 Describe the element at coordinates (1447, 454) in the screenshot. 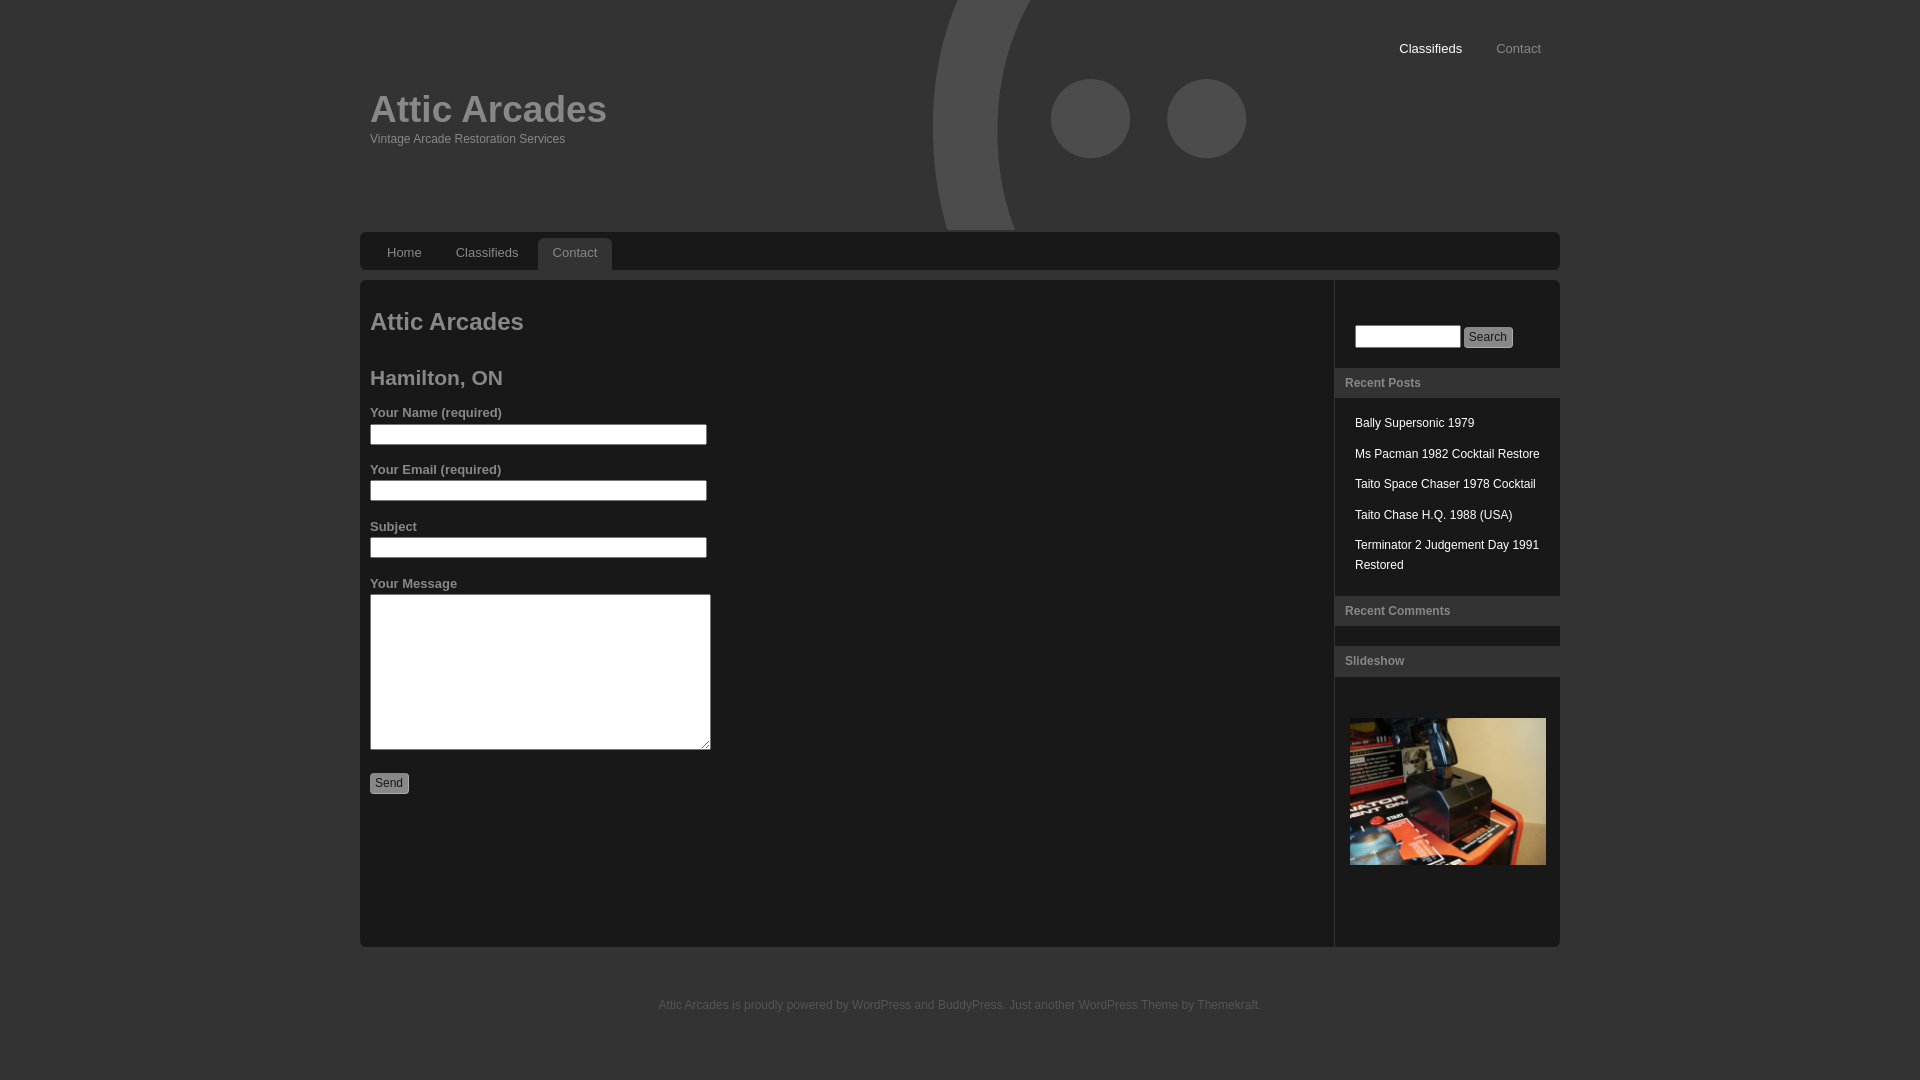

I see `'Ms Pacman 1982 Cocktail Restore'` at that location.